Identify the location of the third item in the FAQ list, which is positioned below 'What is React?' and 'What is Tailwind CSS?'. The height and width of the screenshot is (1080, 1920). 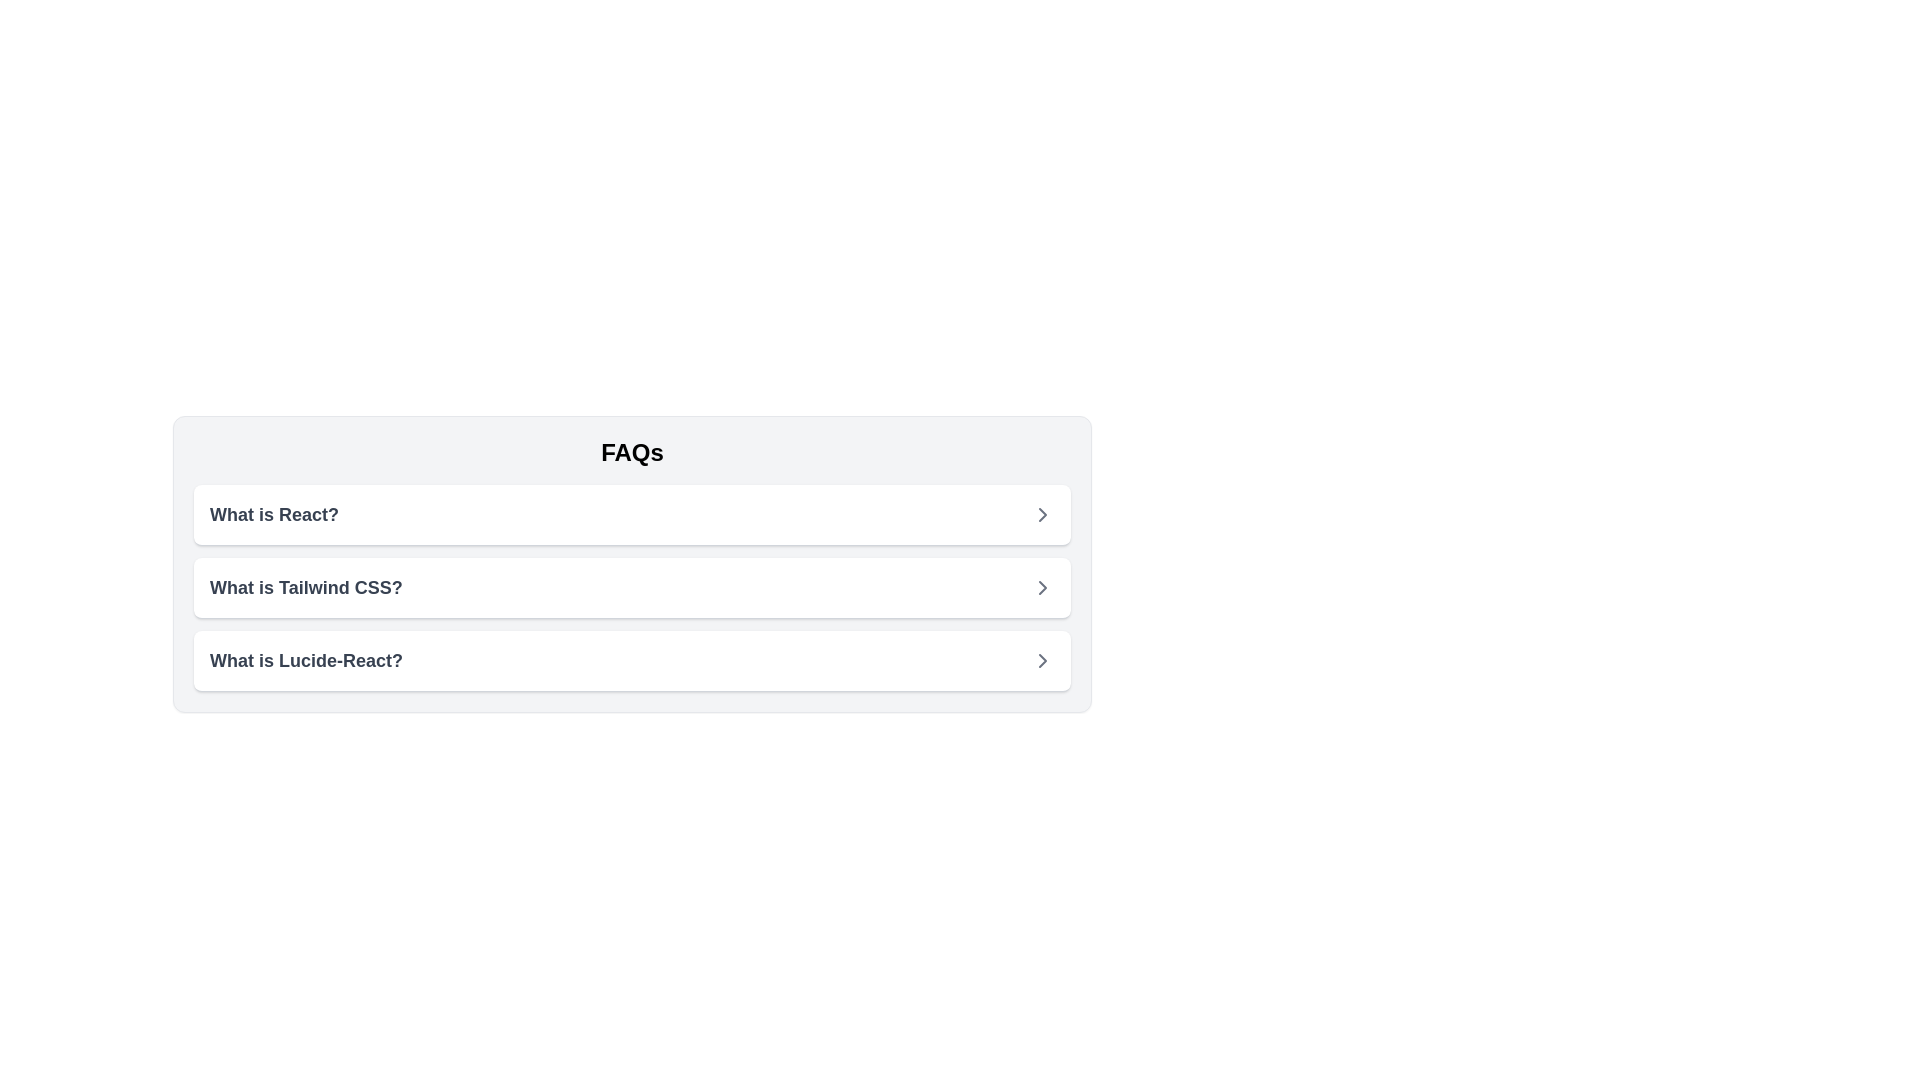
(631, 661).